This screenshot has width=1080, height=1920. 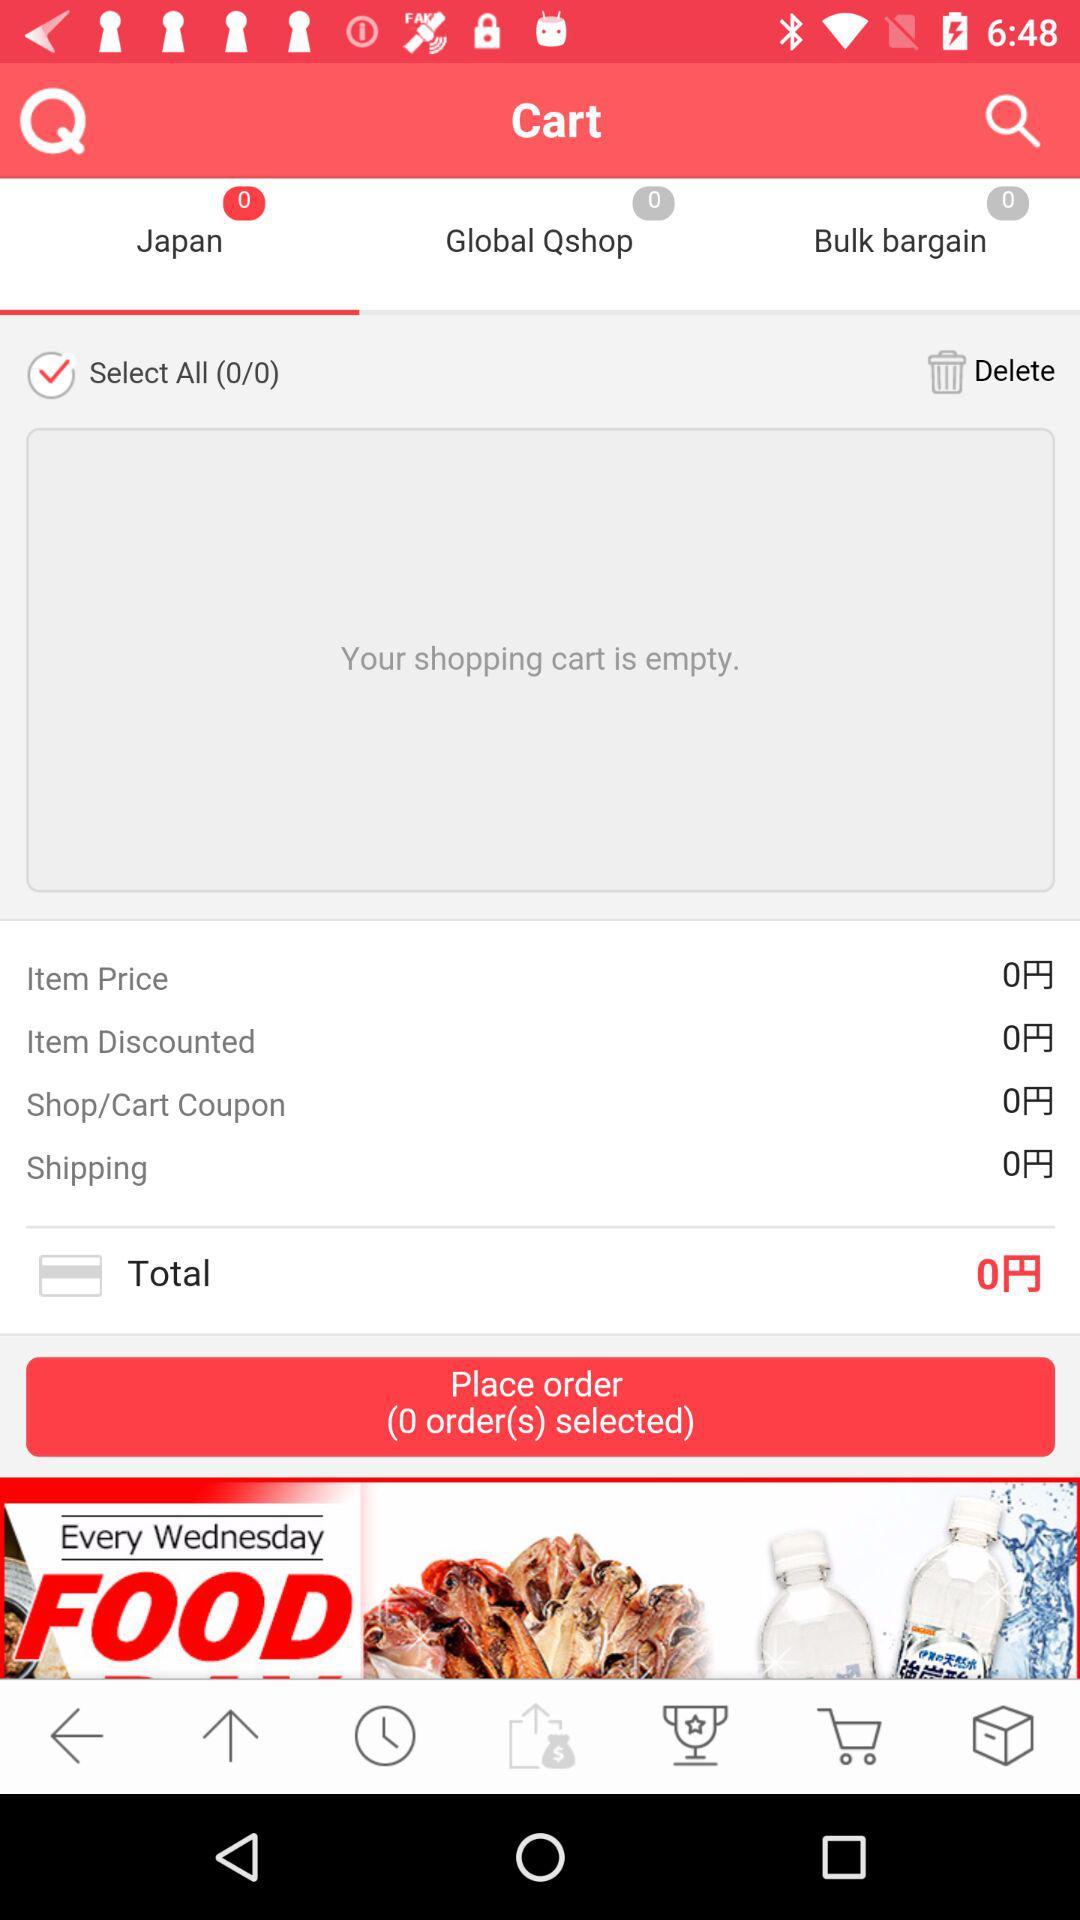 What do you see at coordinates (75, 1734) in the screenshot?
I see `back` at bounding box center [75, 1734].